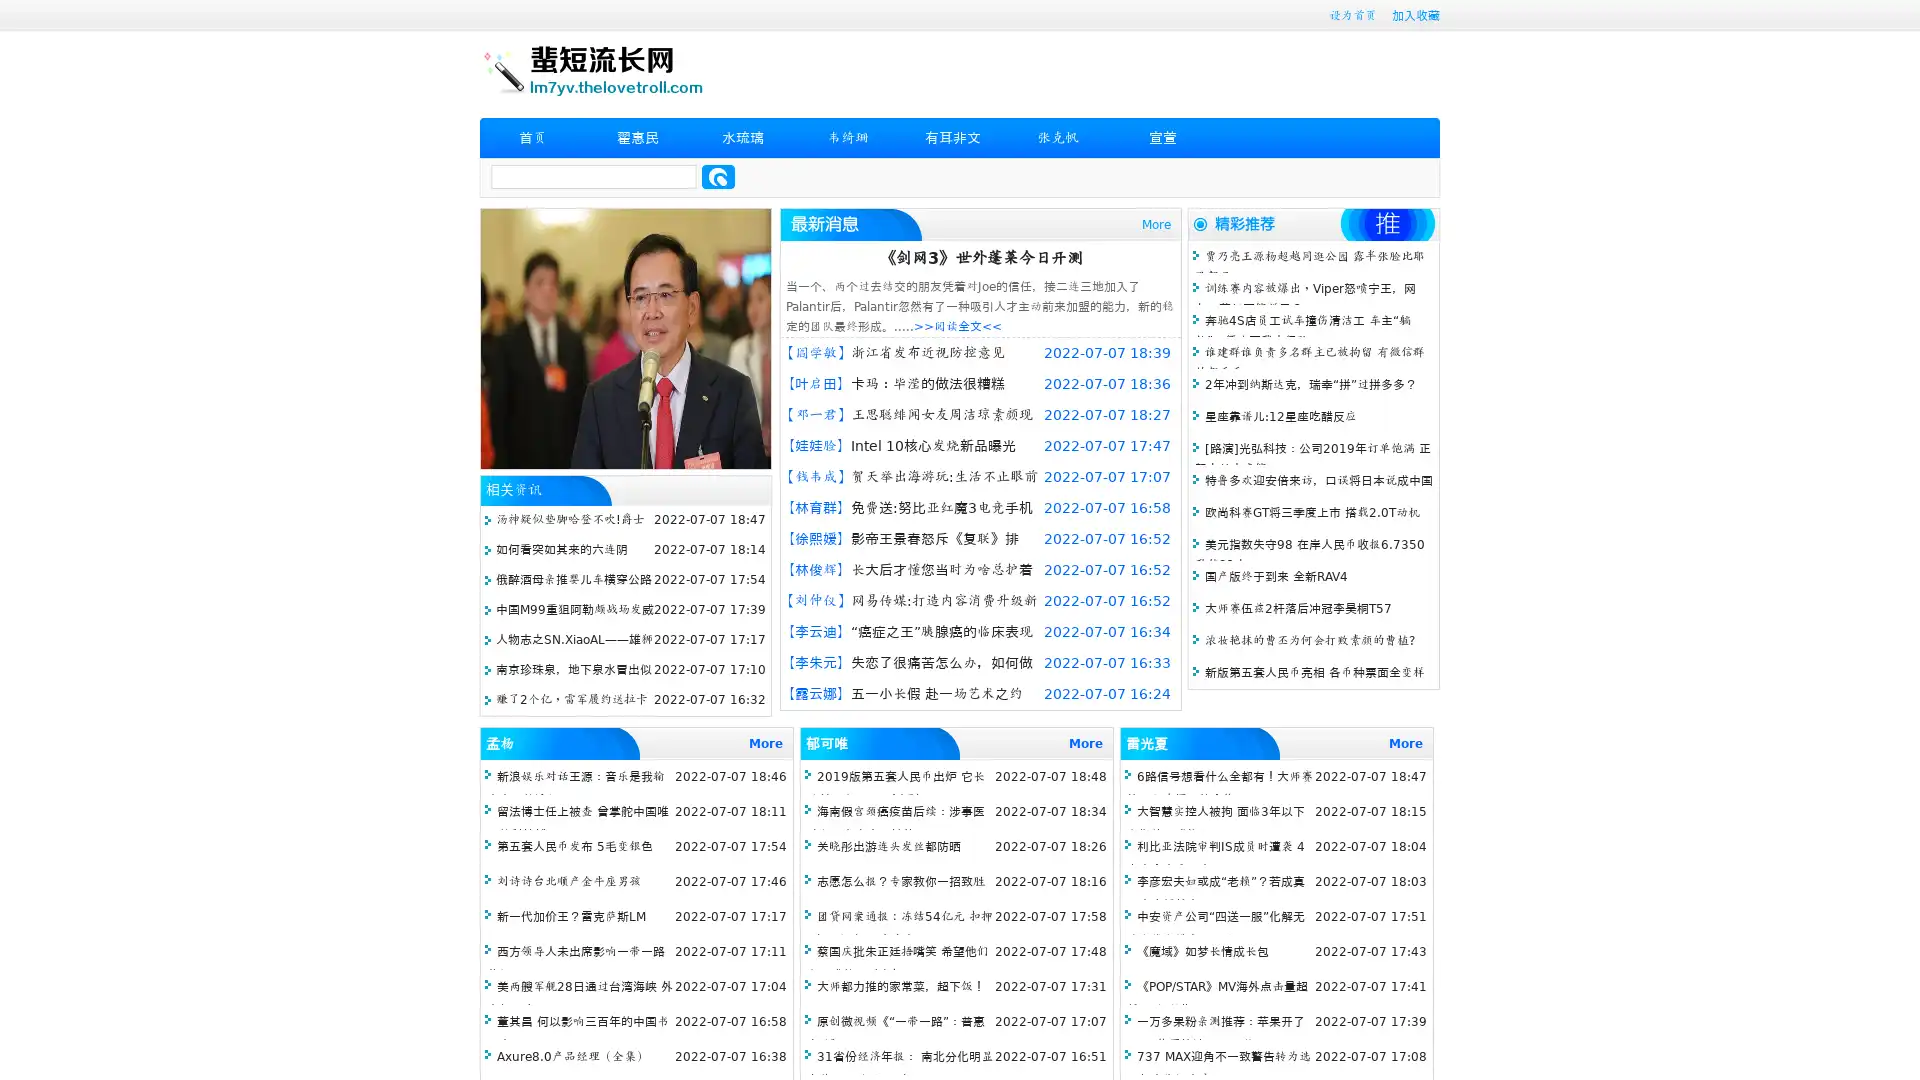 The height and width of the screenshot is (1080, 1920). What do you see at coordinates (718, 176) in the screenshot?
I see `Search` at bounding box center [718, 176].